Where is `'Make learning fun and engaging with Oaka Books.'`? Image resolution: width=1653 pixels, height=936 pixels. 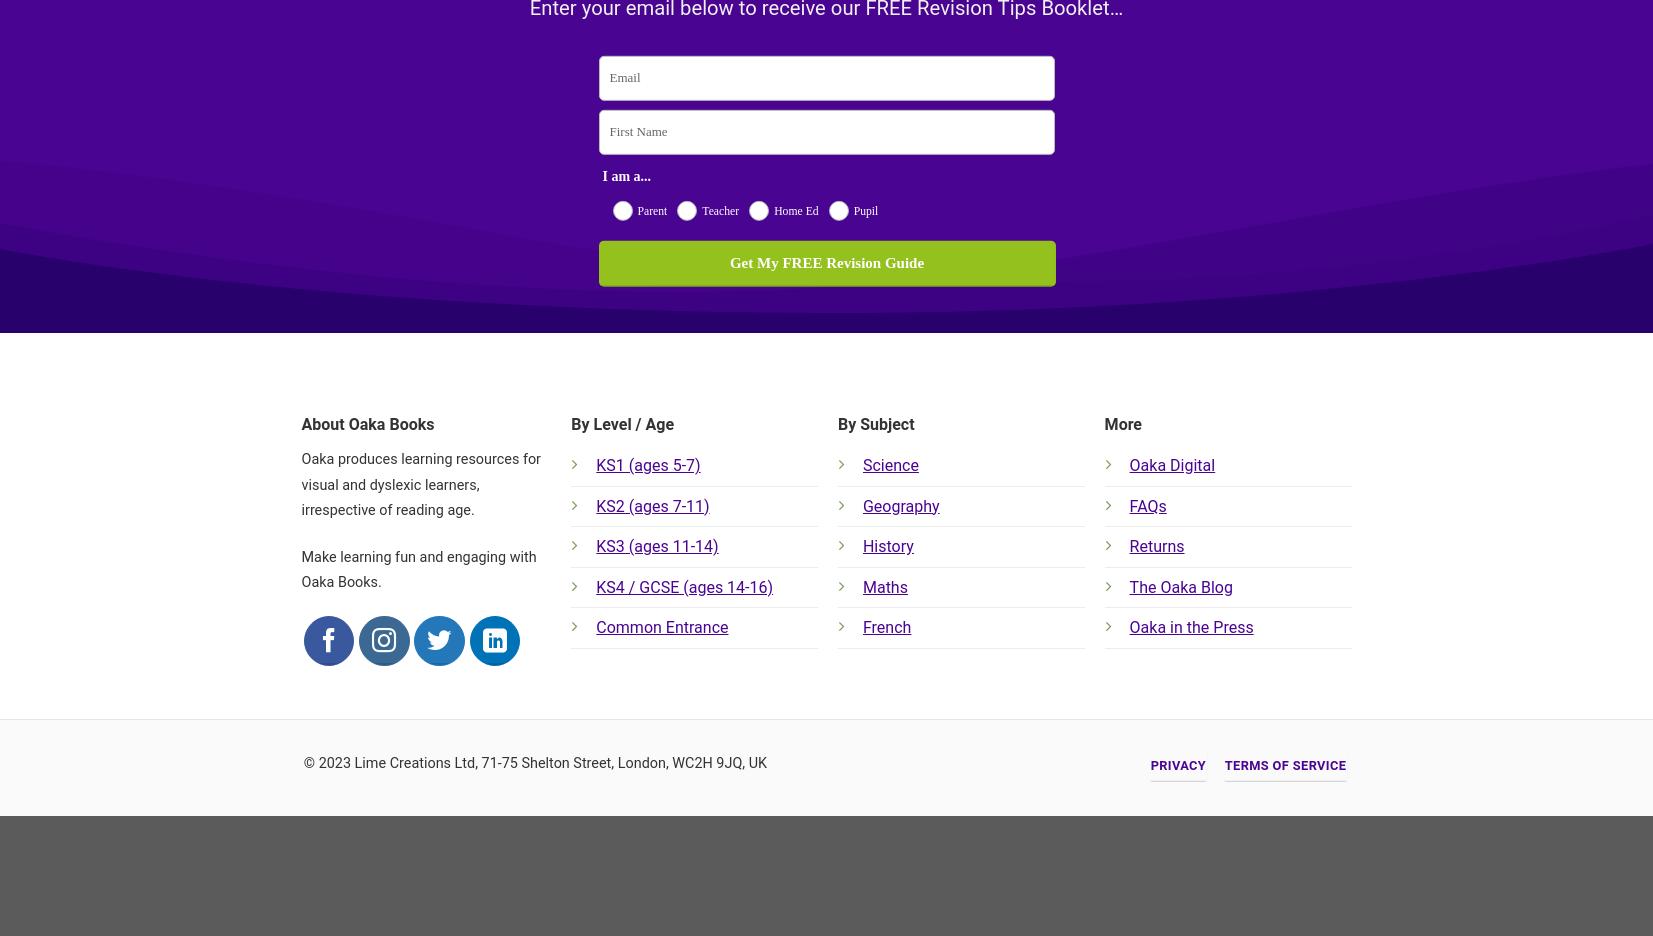 'Make learning fun and engaging with Oaka Books.' is located at coordinates (417, 568).